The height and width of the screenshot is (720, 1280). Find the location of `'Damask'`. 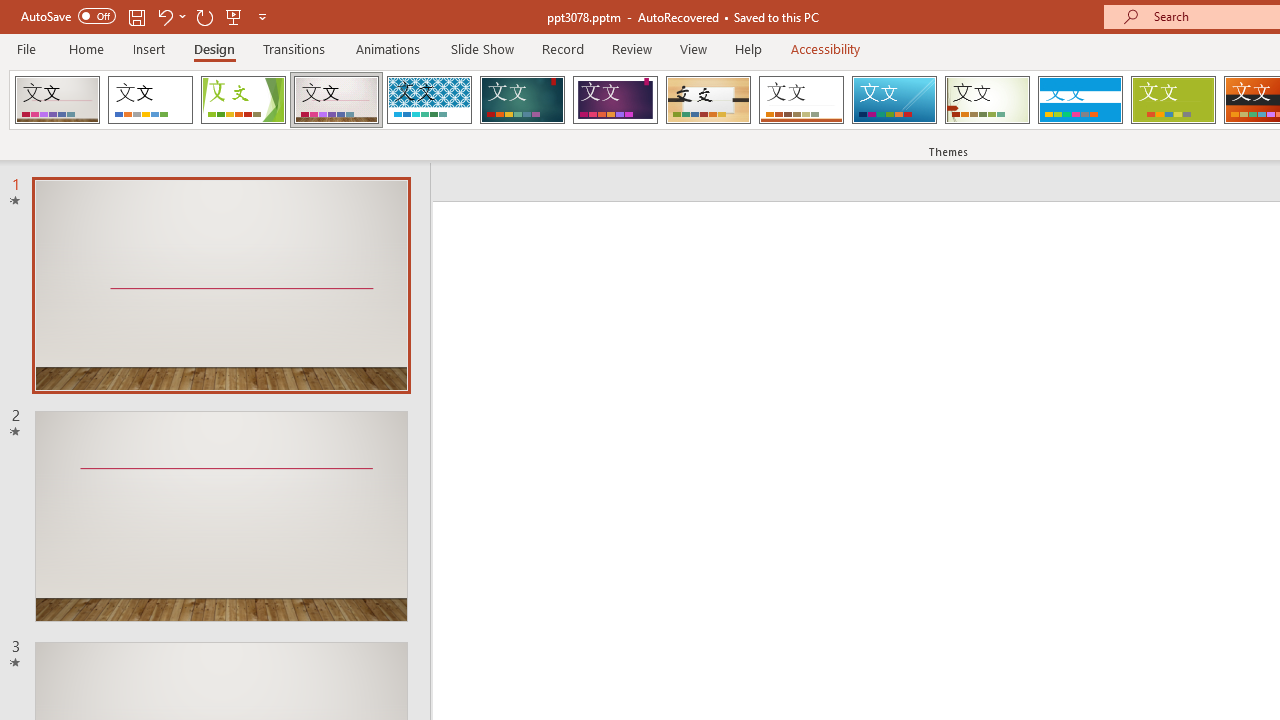

'Damask' is located at coordinates (57, 100).